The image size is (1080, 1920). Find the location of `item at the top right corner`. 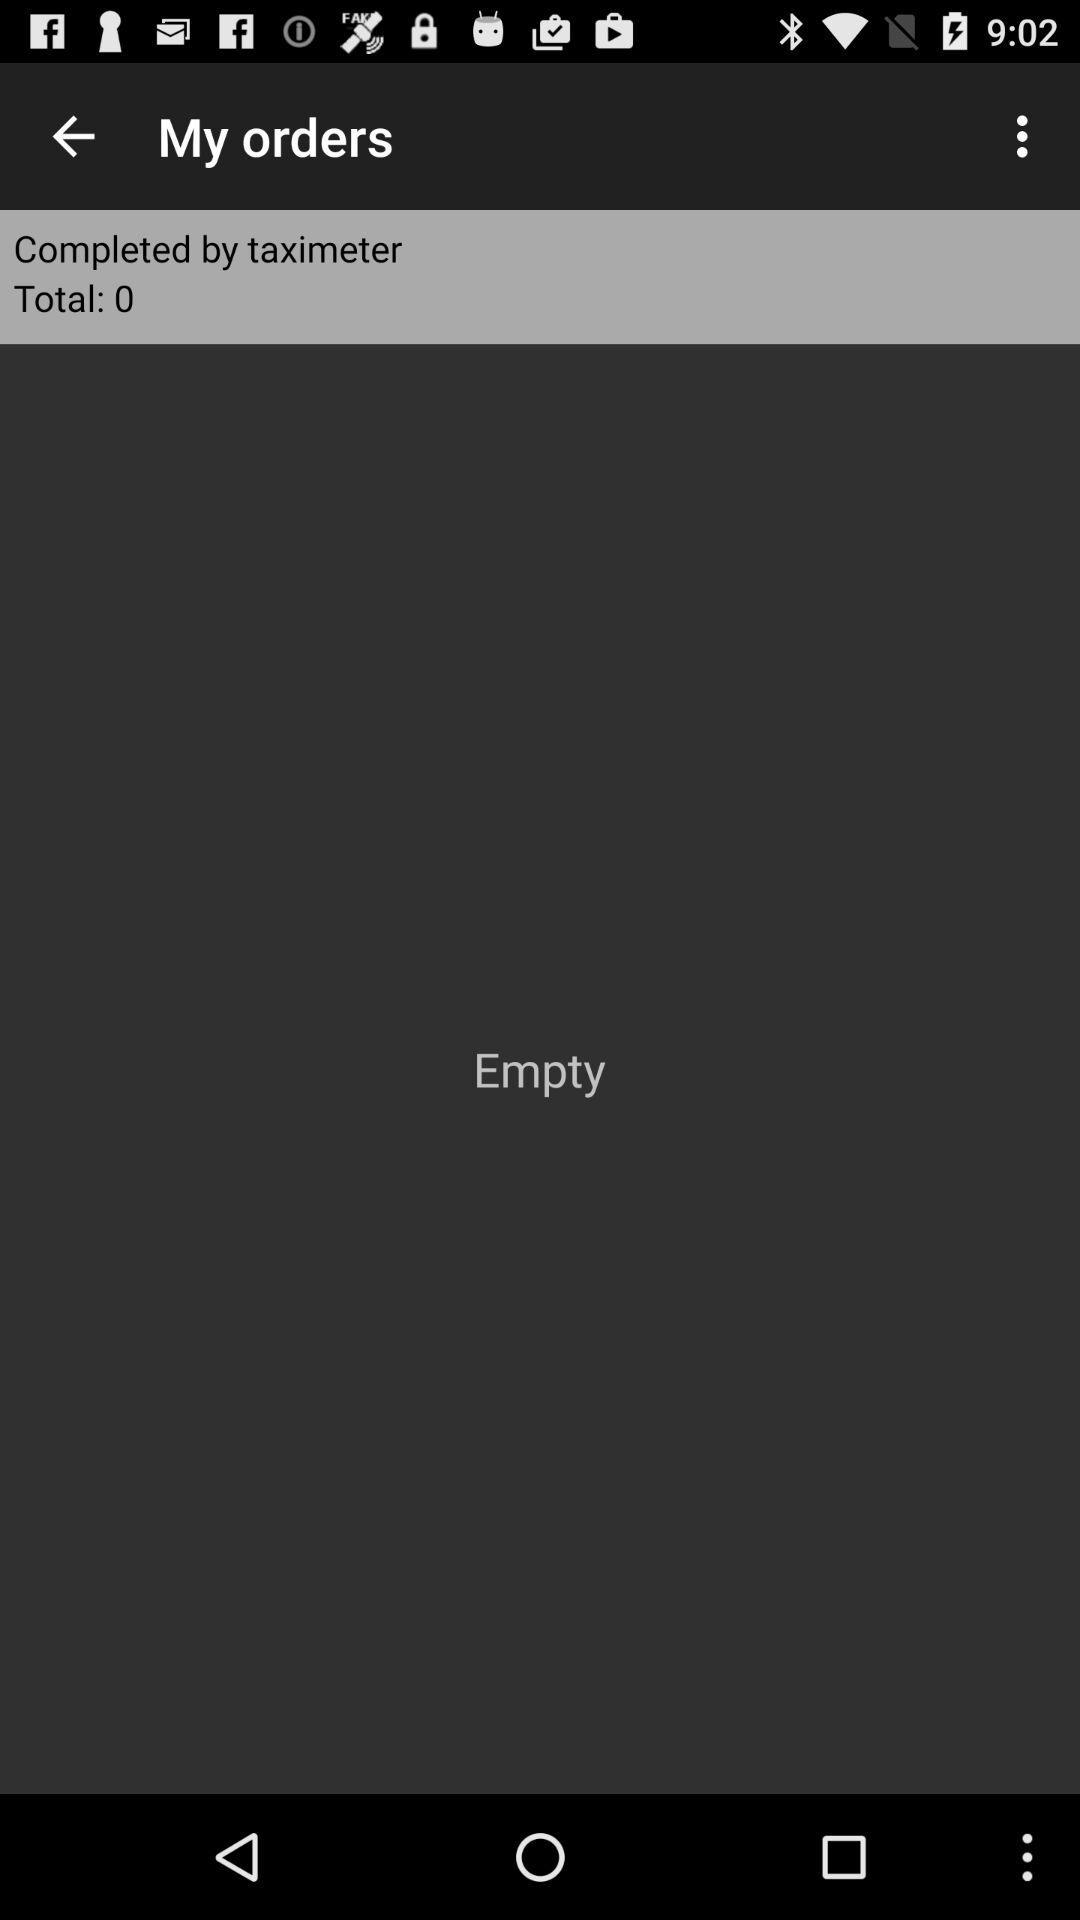

item at the top right corner is located at coordinates (1027, 135).